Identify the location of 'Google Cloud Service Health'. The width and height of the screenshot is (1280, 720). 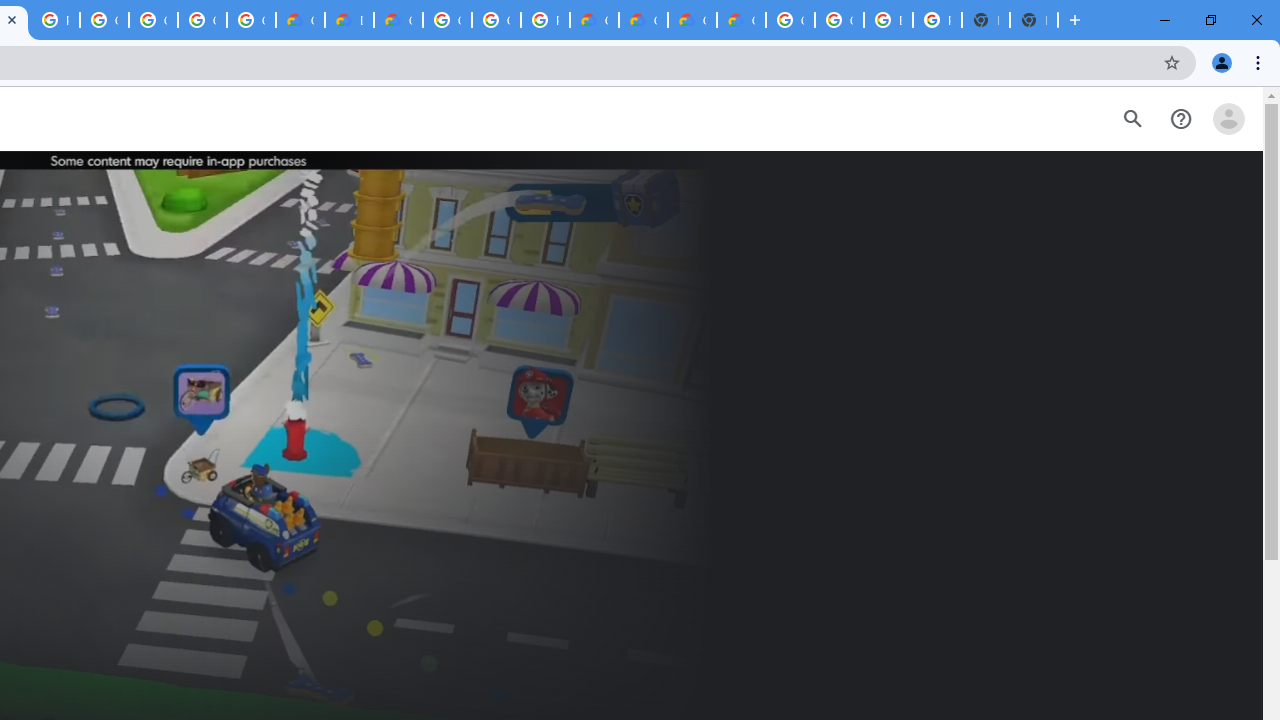
(740, 20).